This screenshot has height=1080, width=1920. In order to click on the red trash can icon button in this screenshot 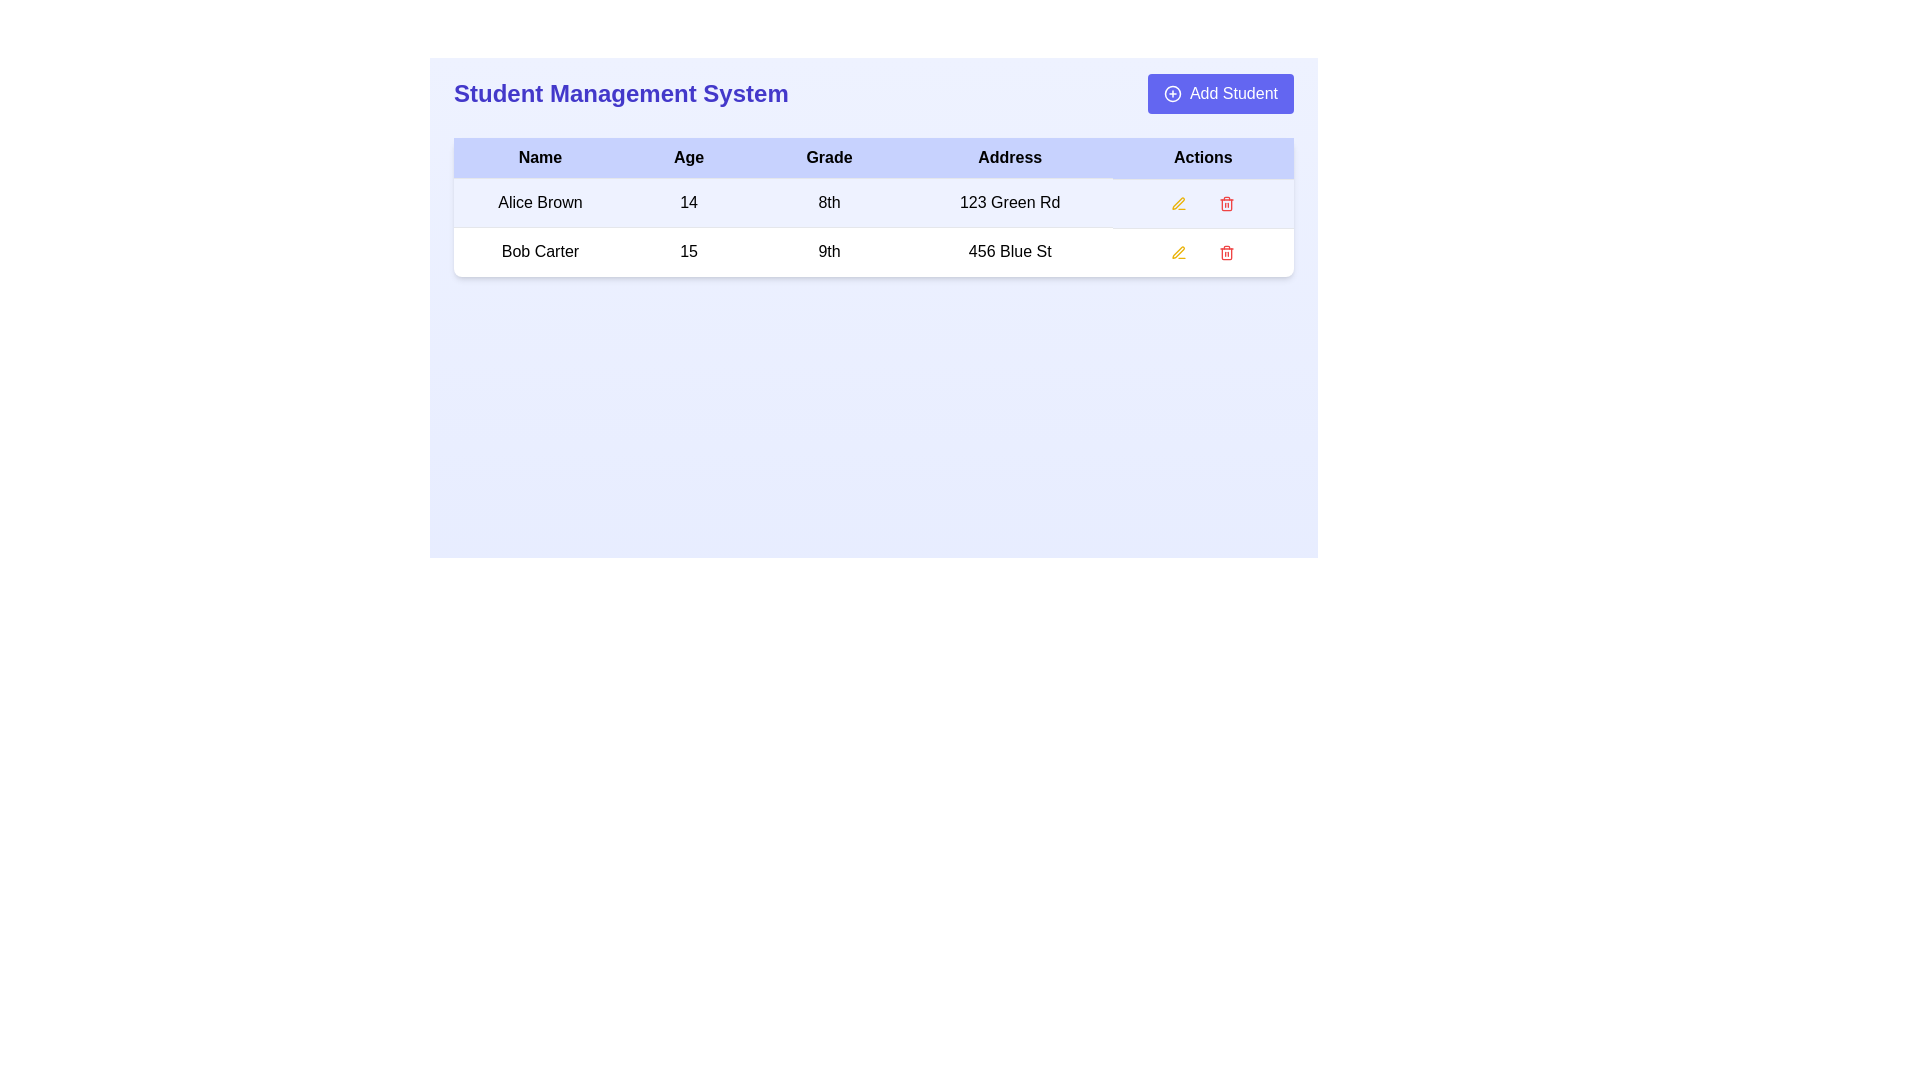, I will do `click(1226, 251)`.